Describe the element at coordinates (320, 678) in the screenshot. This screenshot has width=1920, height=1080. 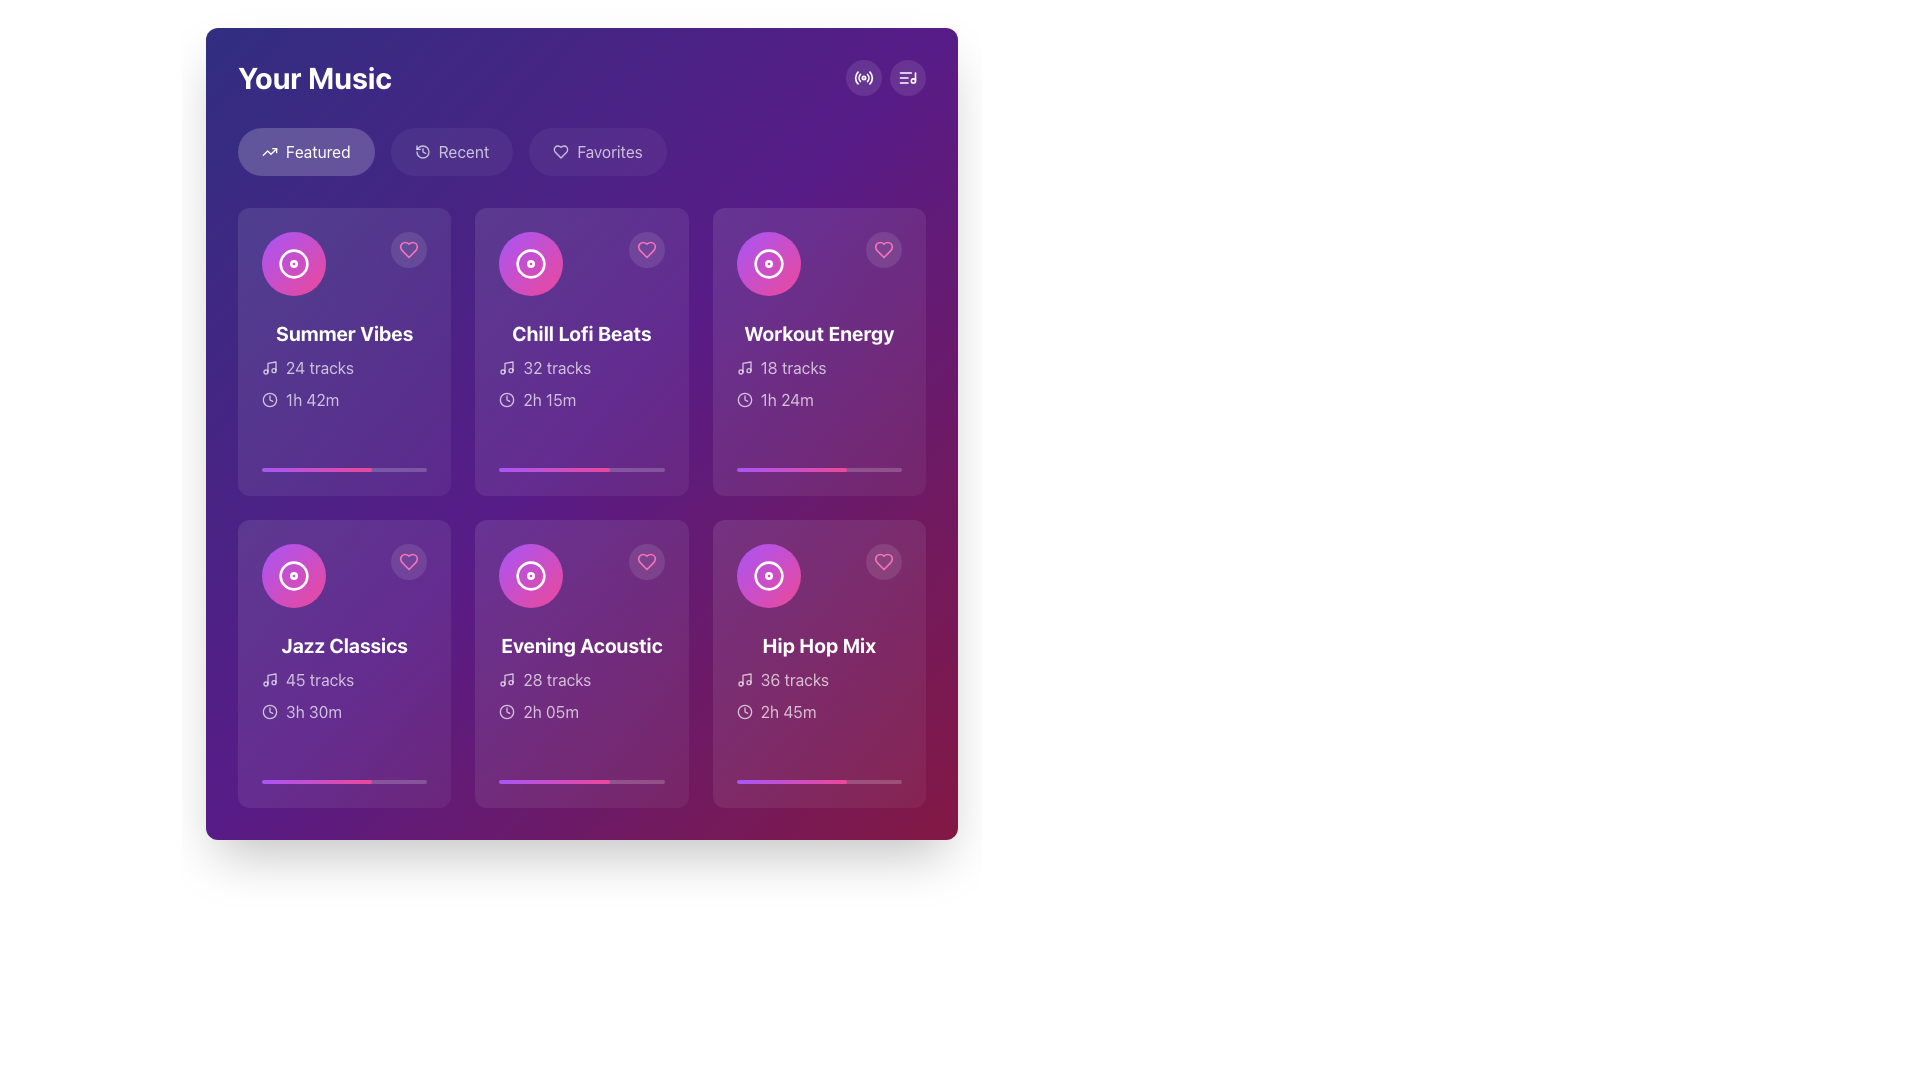
I see `the text label displaying '45 tracks' within the purple card of the 'Jazz Classics' playlist located in the bottom-left corner of the UI grid` at that location.